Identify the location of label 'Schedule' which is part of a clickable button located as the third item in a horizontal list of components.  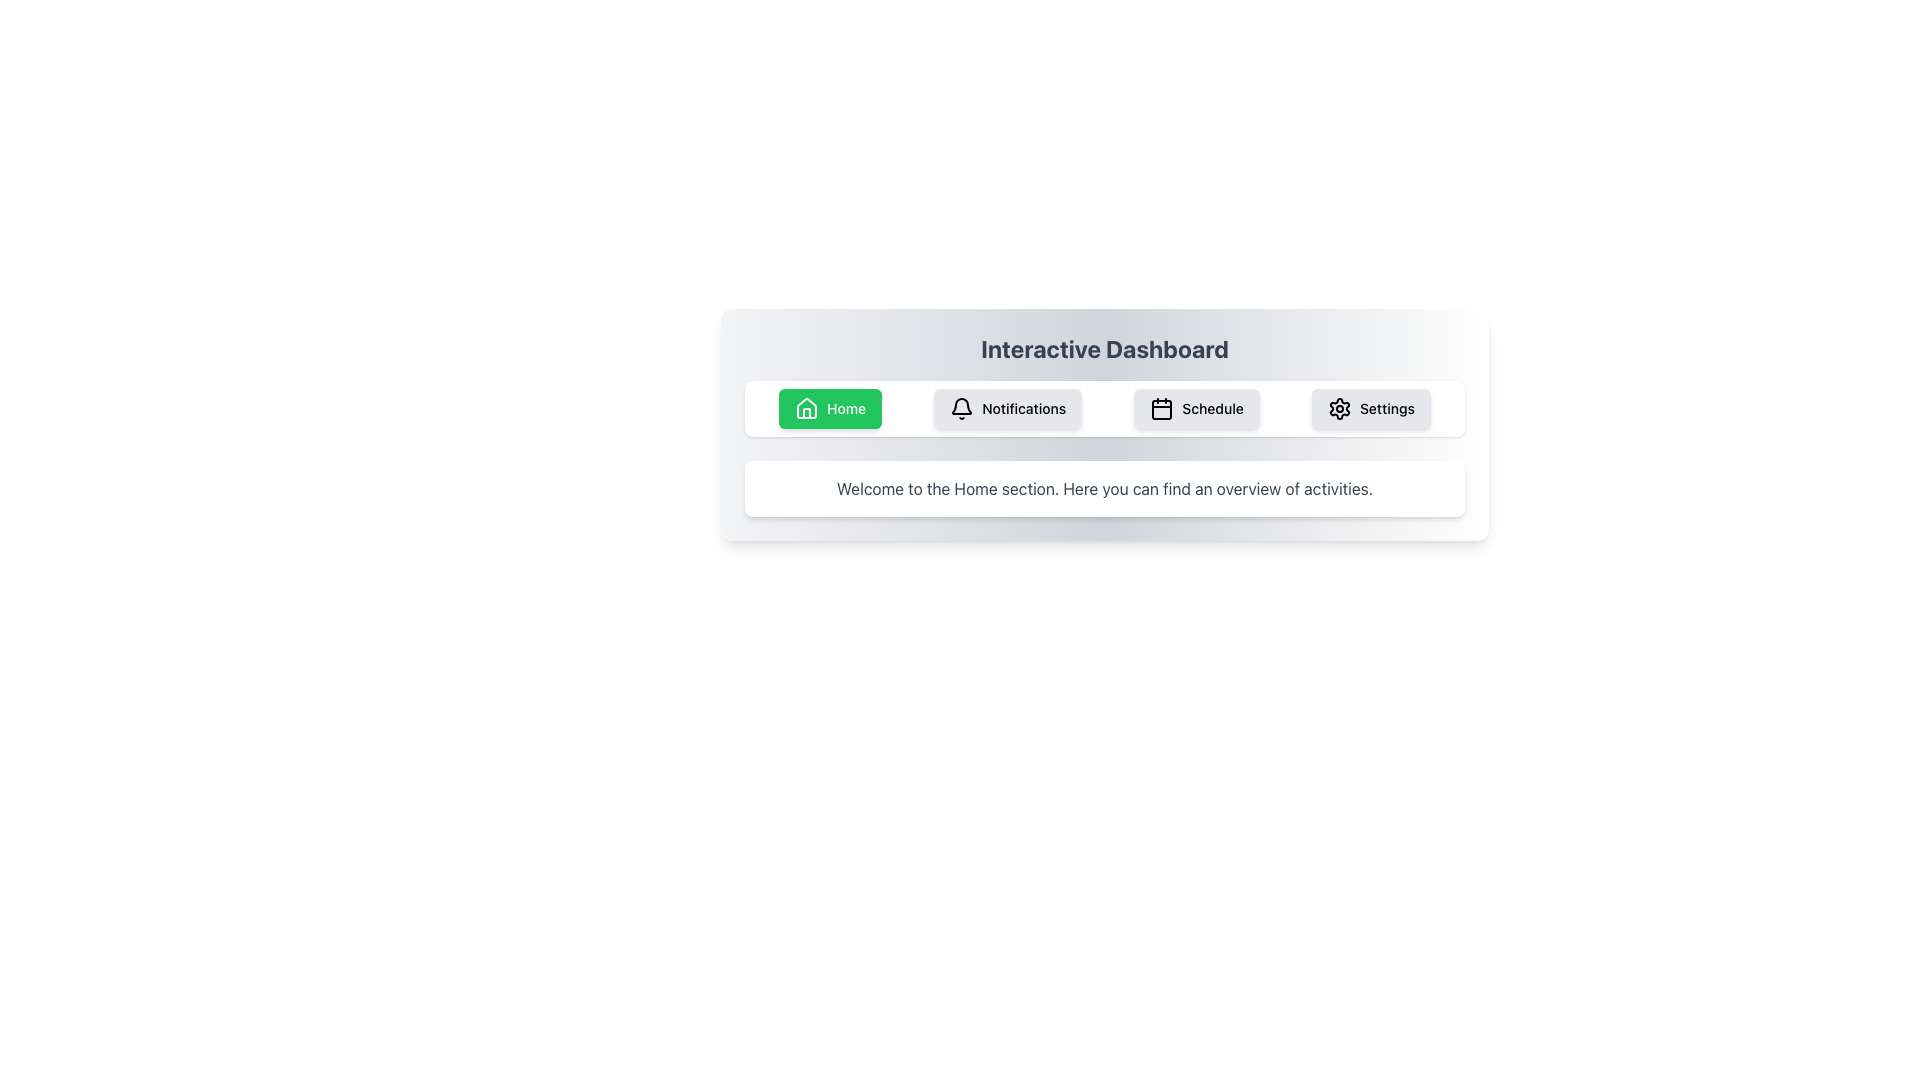
(1212, 407).